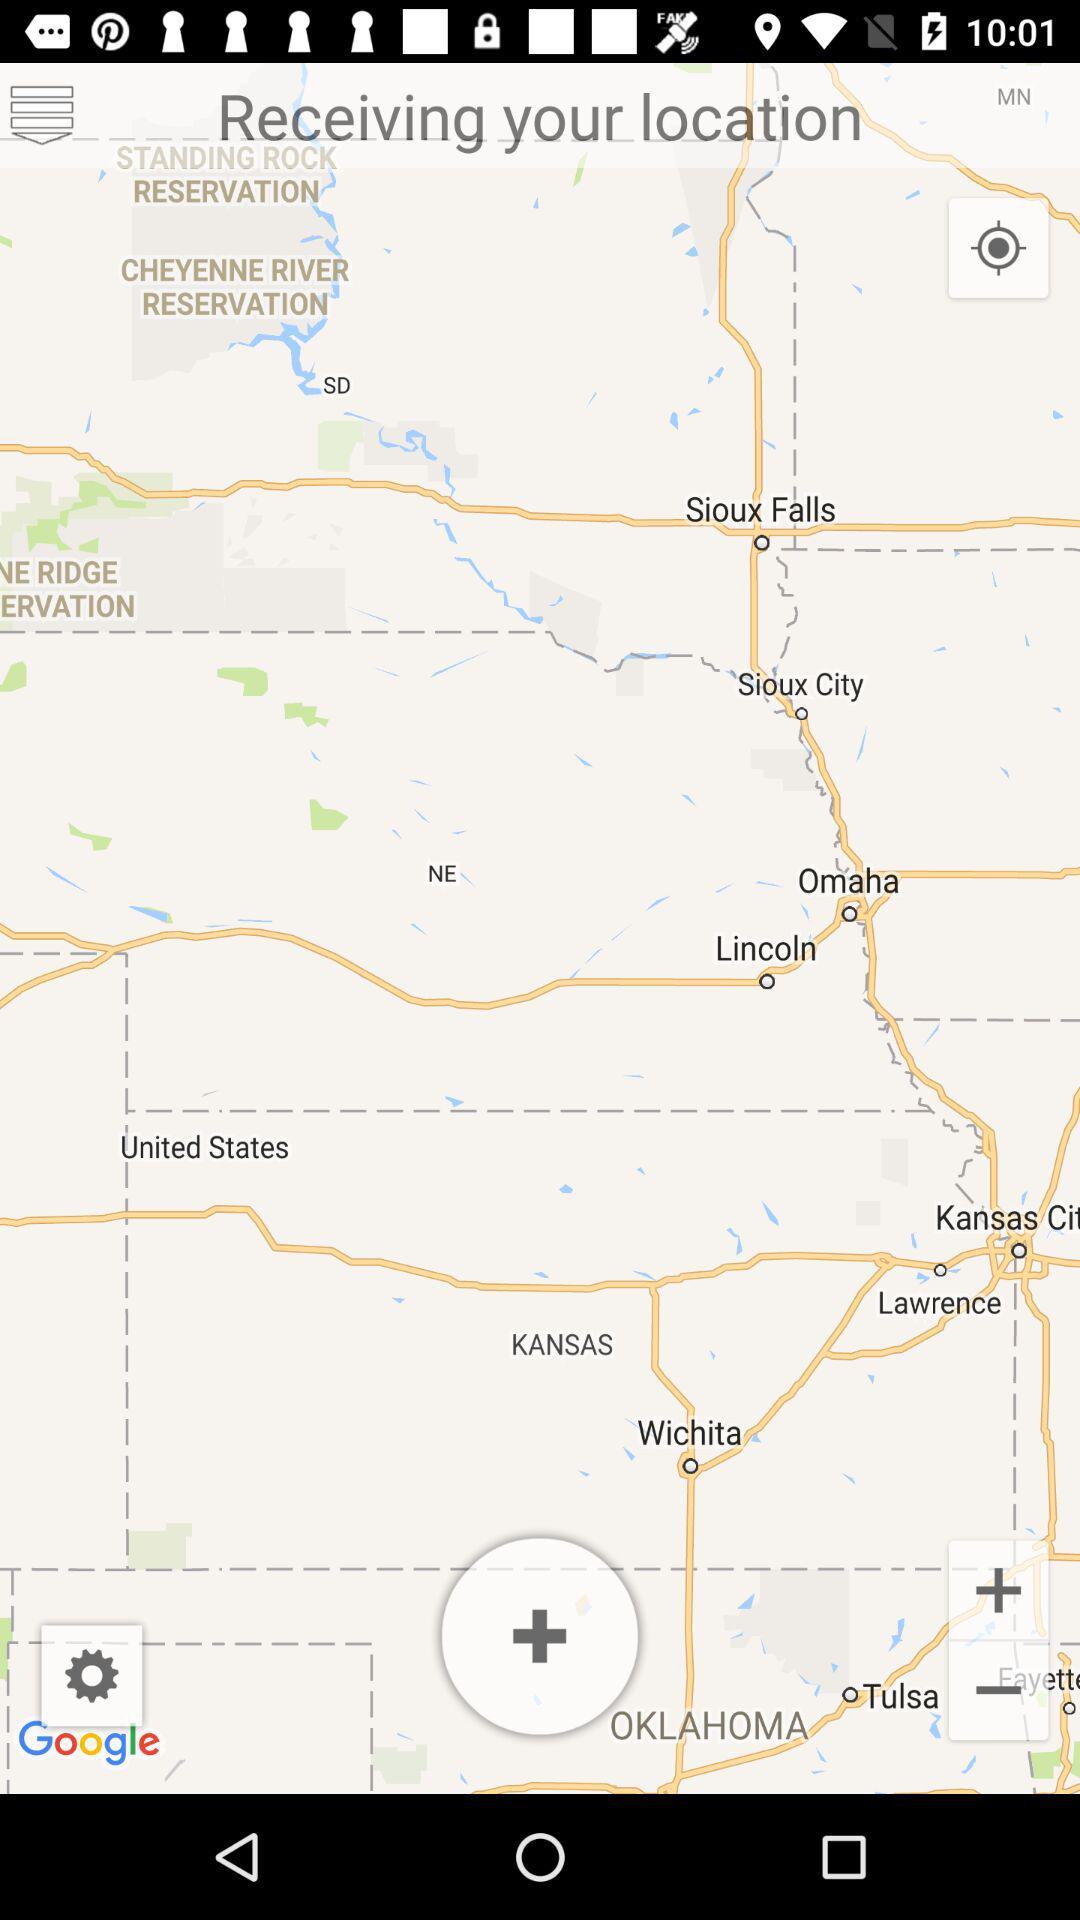 The image size is (1080, 1920). What do you see at coordinates (998, 1587) in the screenshot?
I see `the add icon` at bounding box center [998, 1587].